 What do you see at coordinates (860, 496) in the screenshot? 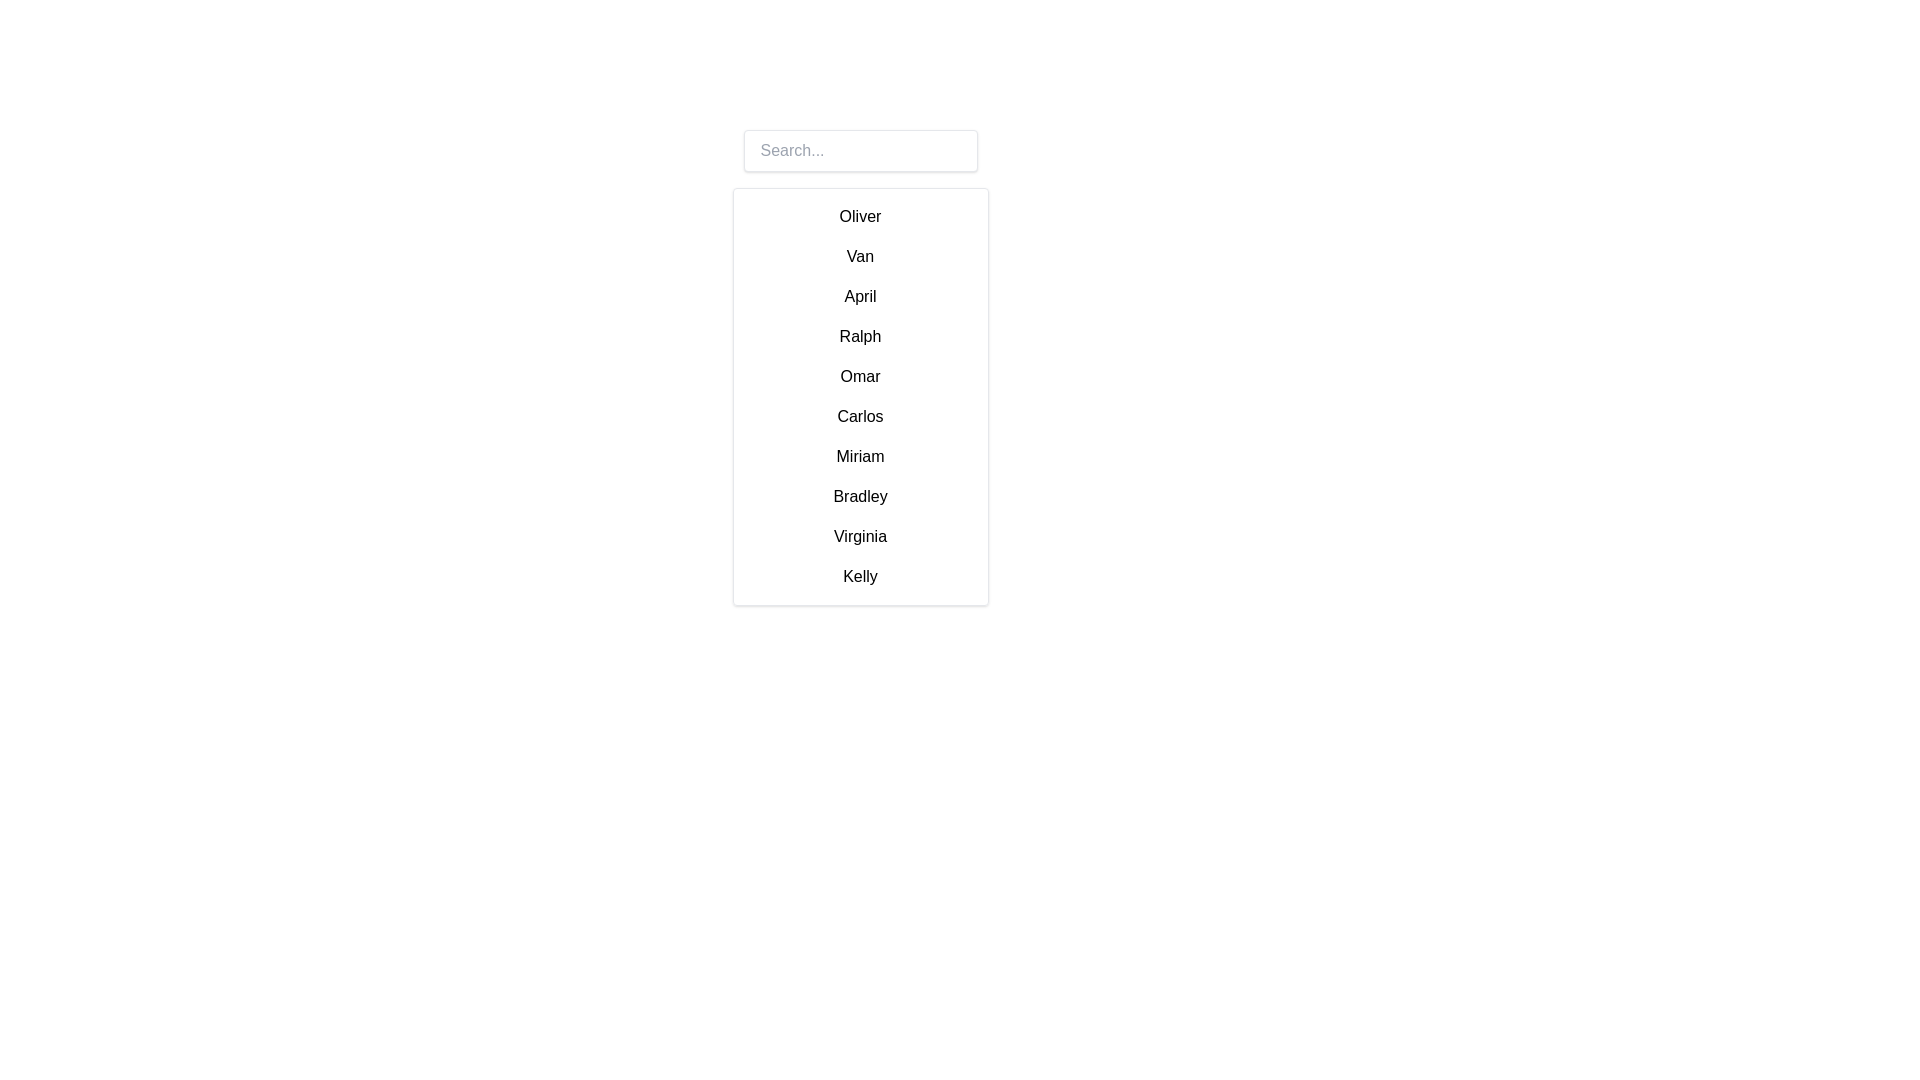
I see `the eighth item in the vertical list of names, positioned between 'Miriam' and 'Virginia'` at bounding box center [860, 496].